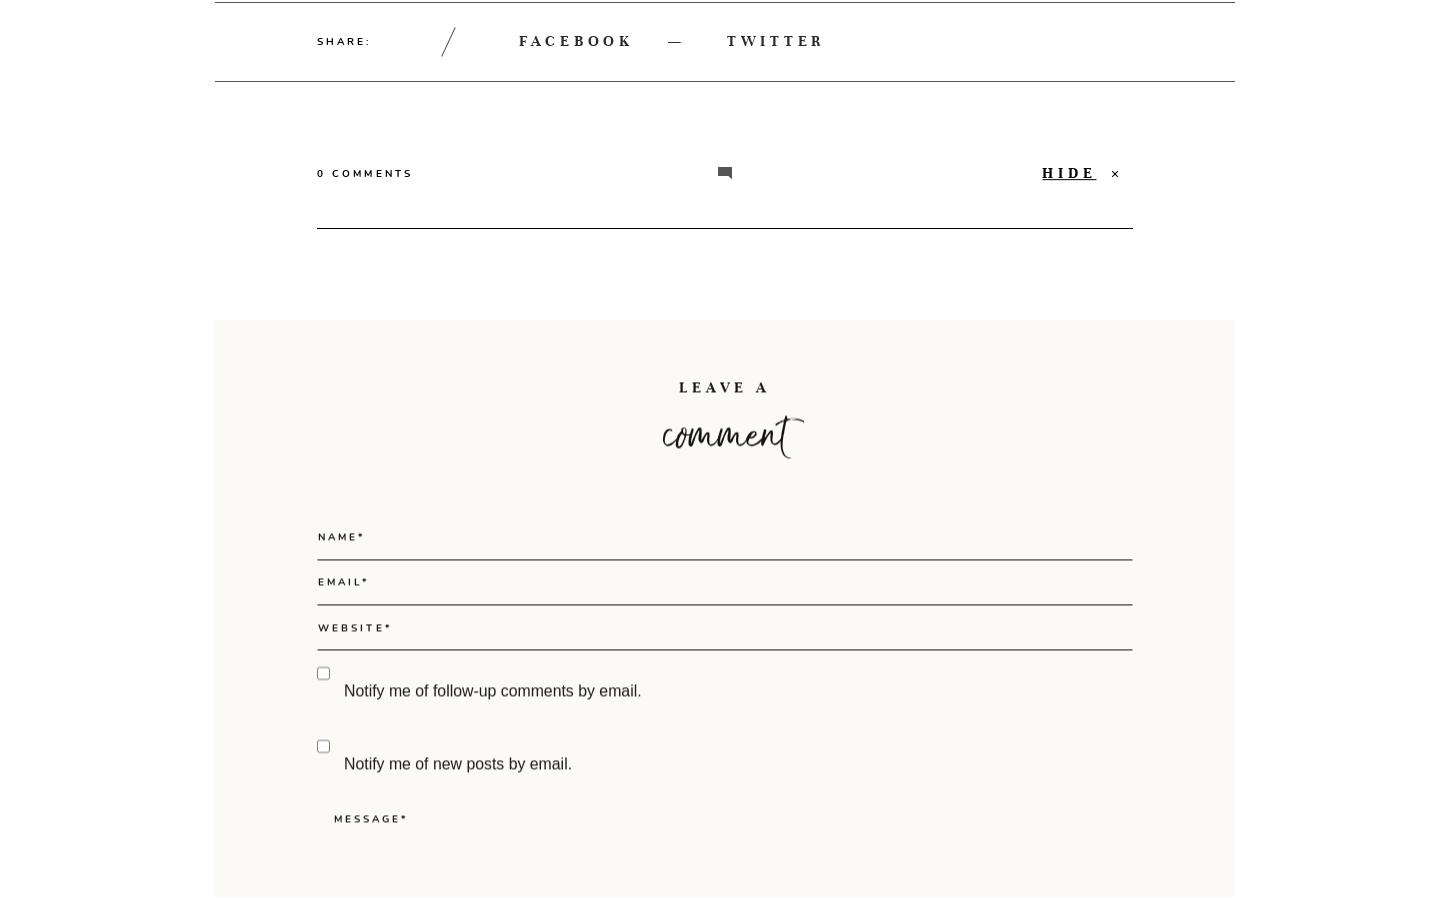 This screenshot has width=1450, height=897. What do you see at coordinates (723, 471) in the screenshot?
I see `'LEAVE A'` at bounding box center [723, 471].